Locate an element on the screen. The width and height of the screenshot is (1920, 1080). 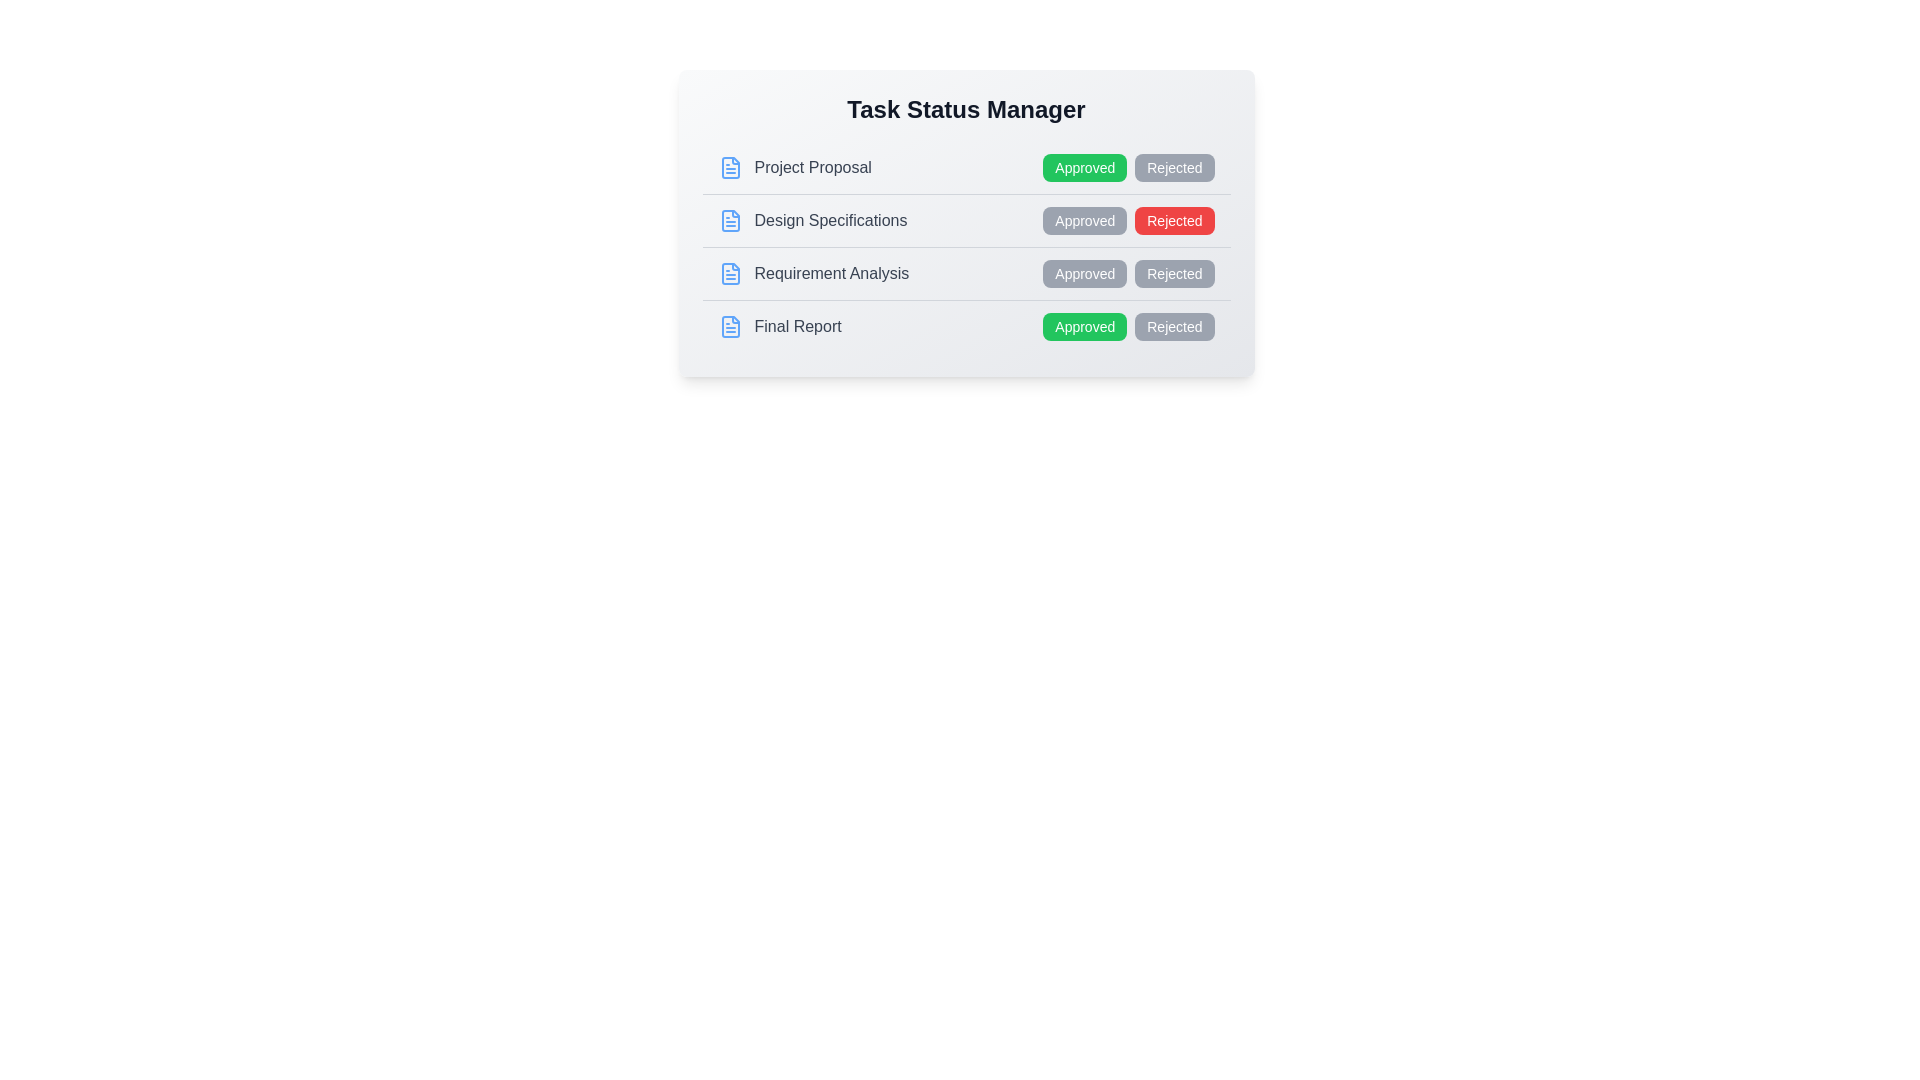
'Rejected' button for the 'Requirement Analysis' item is located at coordinates (1174, 273).